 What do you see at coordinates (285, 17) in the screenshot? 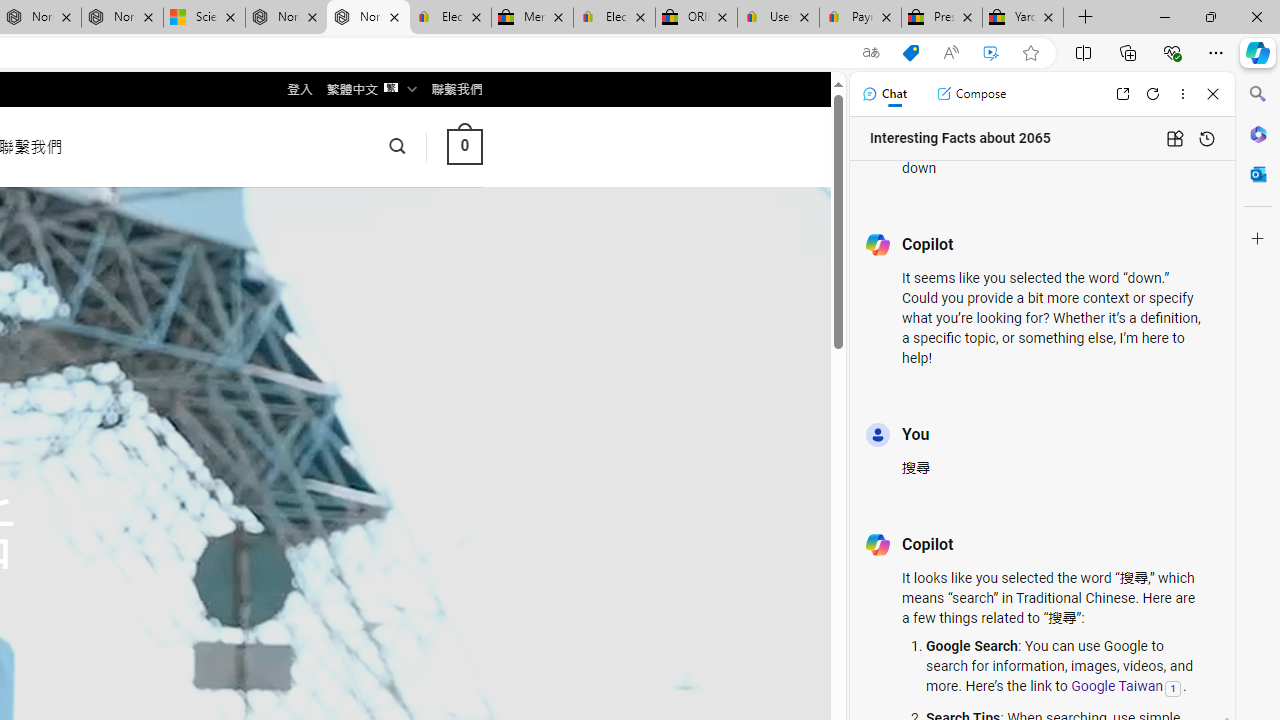
I see `'Nordace - Summer Adventures 2024'` at bounding box center [285, 17].